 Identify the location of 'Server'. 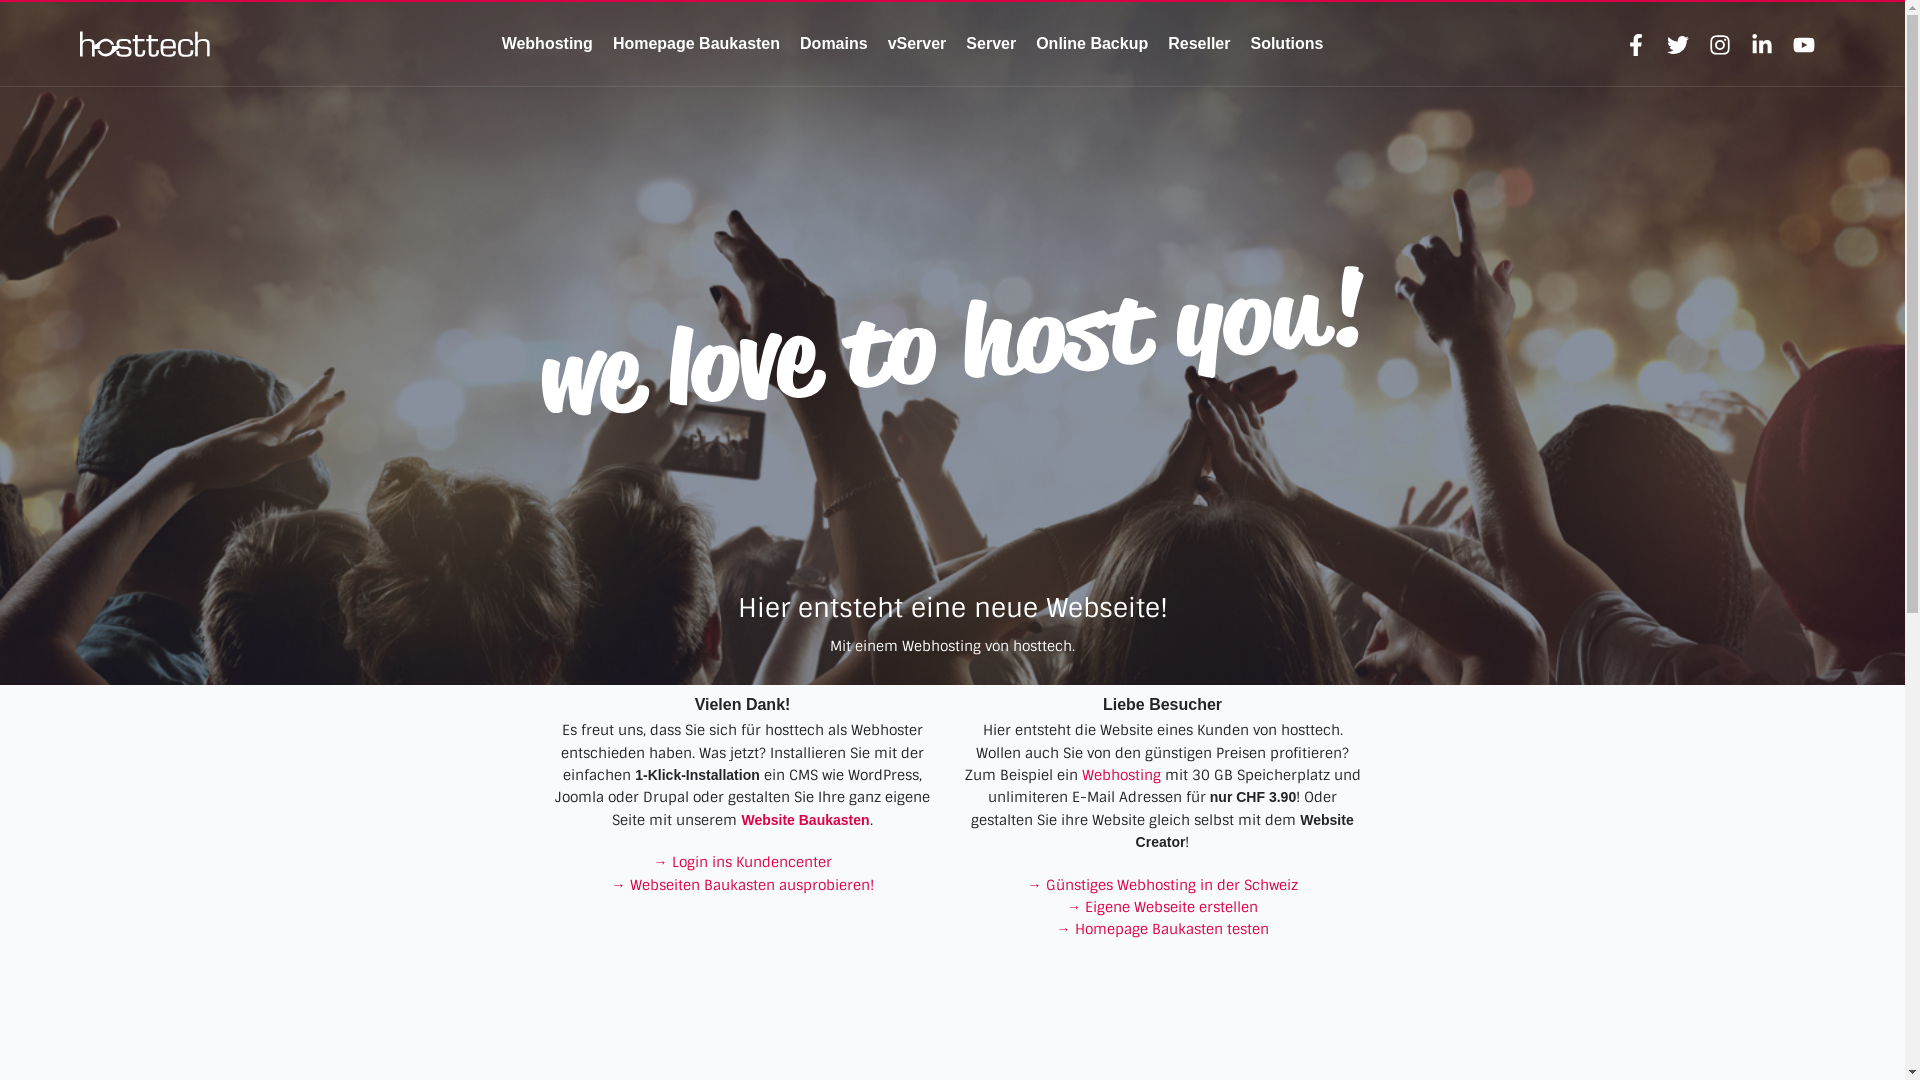
(990, 43).